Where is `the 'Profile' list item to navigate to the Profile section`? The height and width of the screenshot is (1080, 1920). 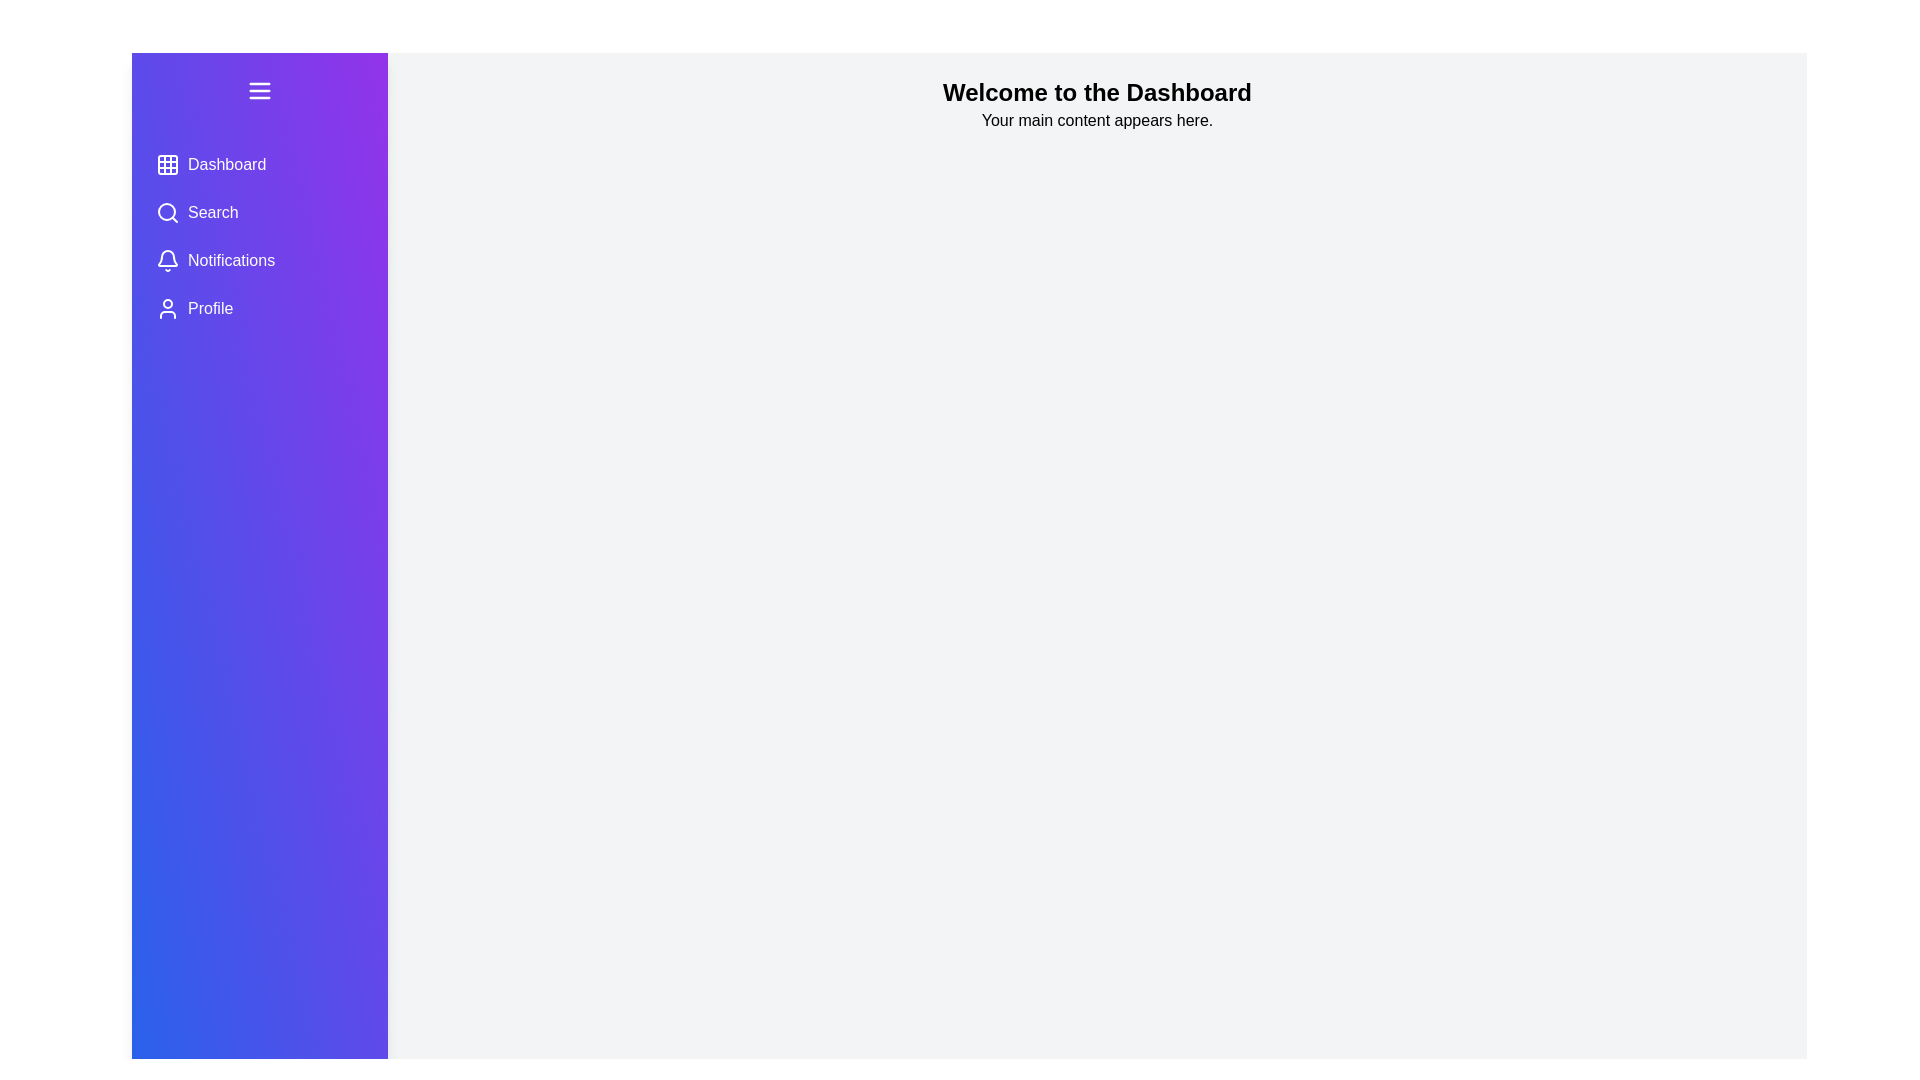
the 'Profile' list item to navigate to the Profile section is located at coordinates (258, 308).